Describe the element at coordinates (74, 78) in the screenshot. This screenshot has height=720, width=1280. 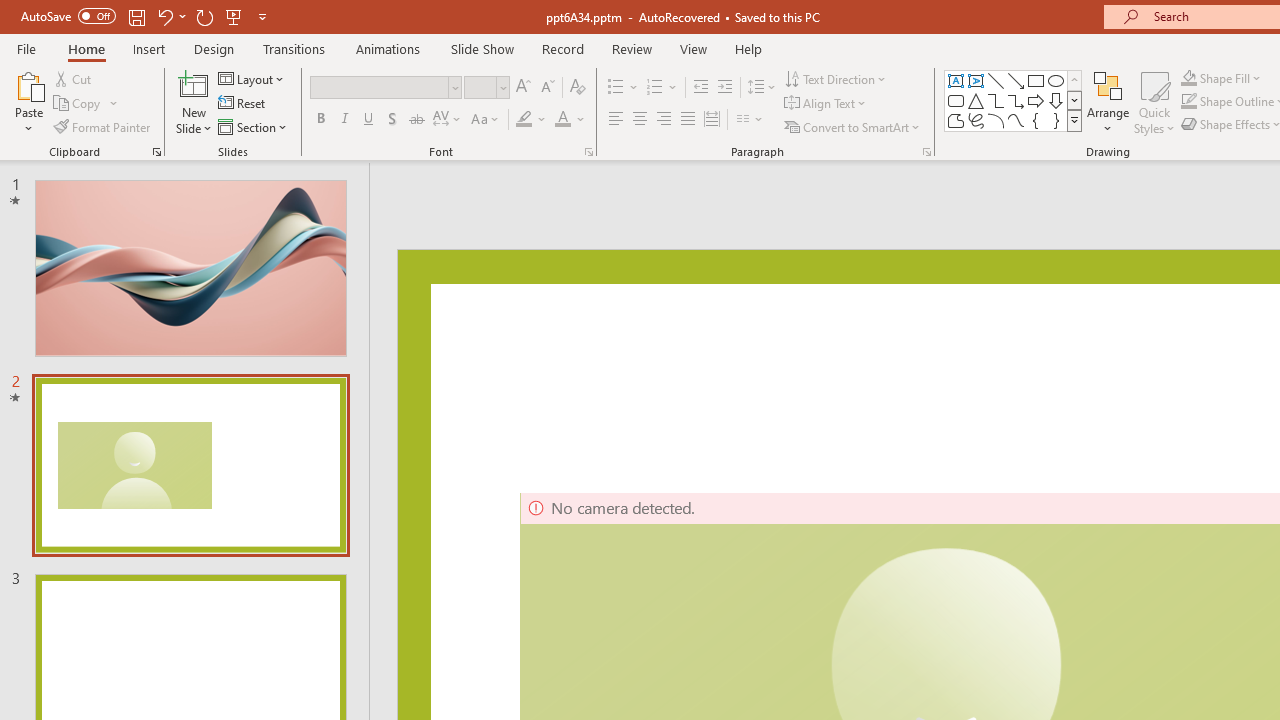
I see `'Cut'` at that location.